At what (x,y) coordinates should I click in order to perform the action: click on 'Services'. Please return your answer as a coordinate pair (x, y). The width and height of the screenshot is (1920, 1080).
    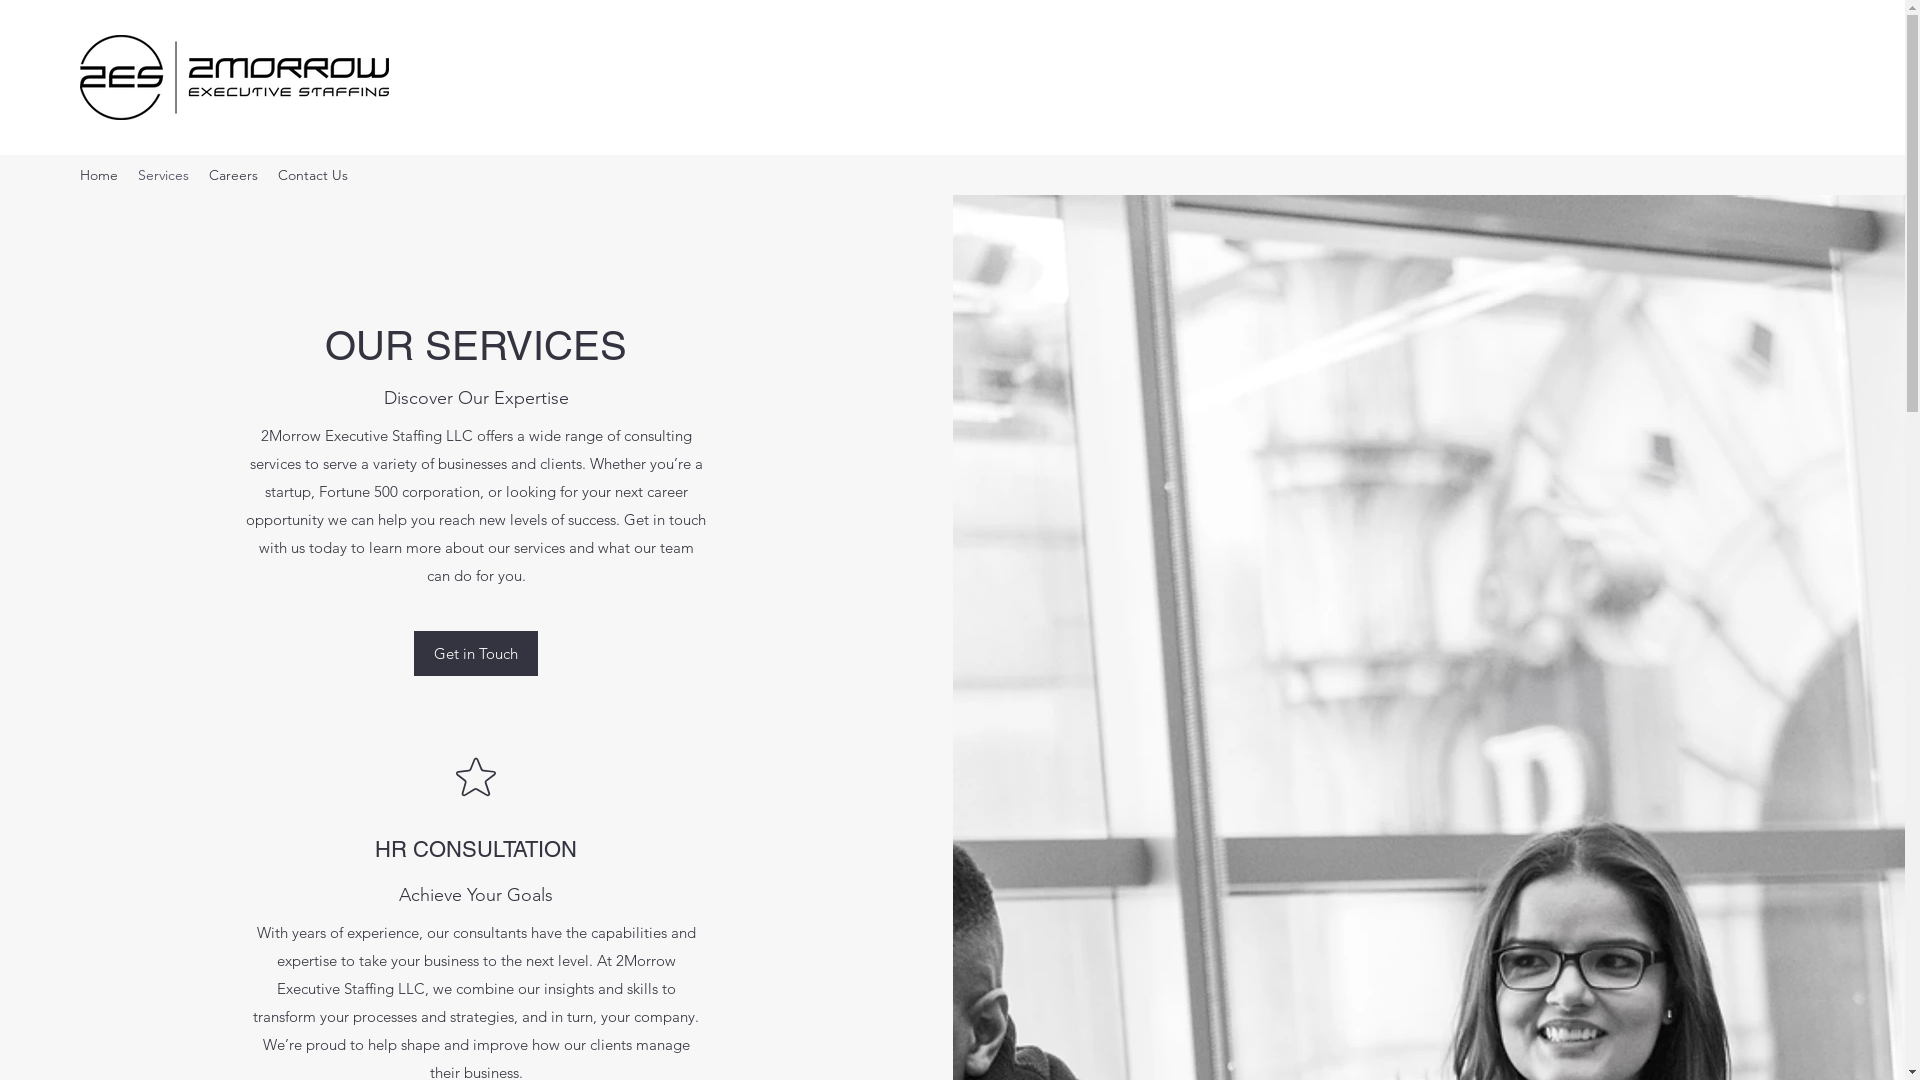
    Looking at the image, I should click on (163, 173).